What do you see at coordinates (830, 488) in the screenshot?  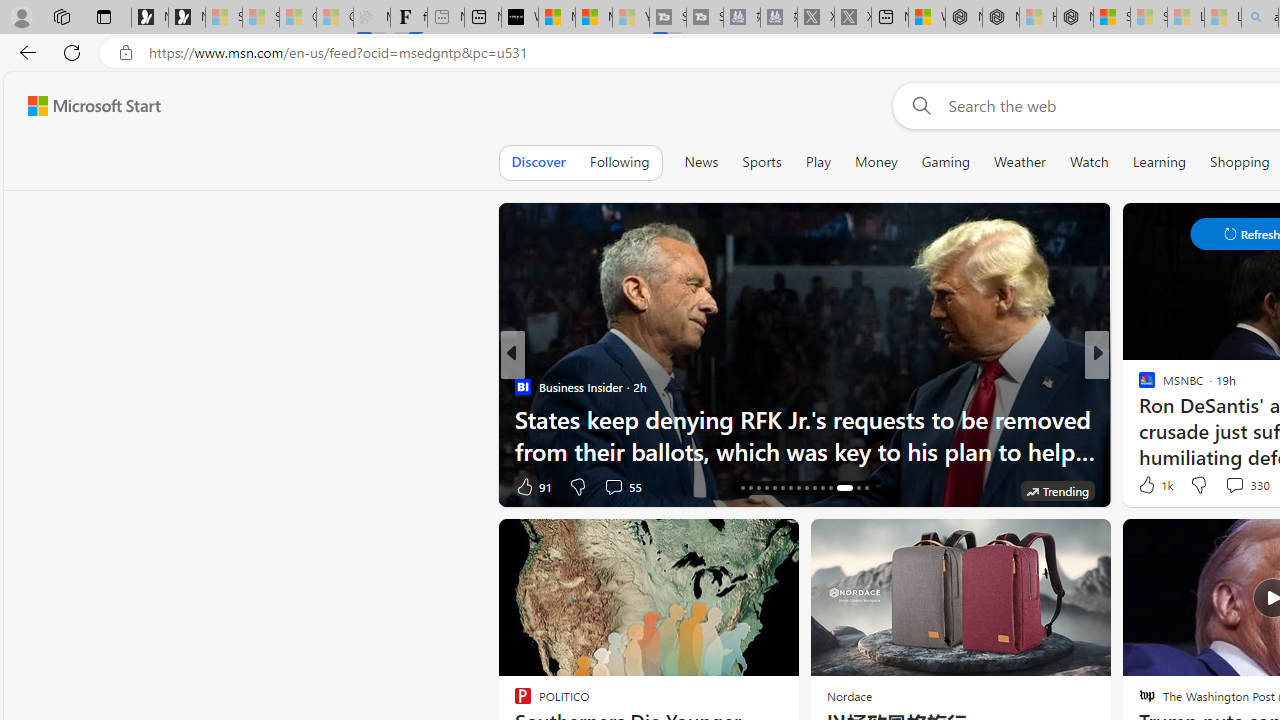 I see `'AutomationID: tab-27'` at bounding box center [830, 488].